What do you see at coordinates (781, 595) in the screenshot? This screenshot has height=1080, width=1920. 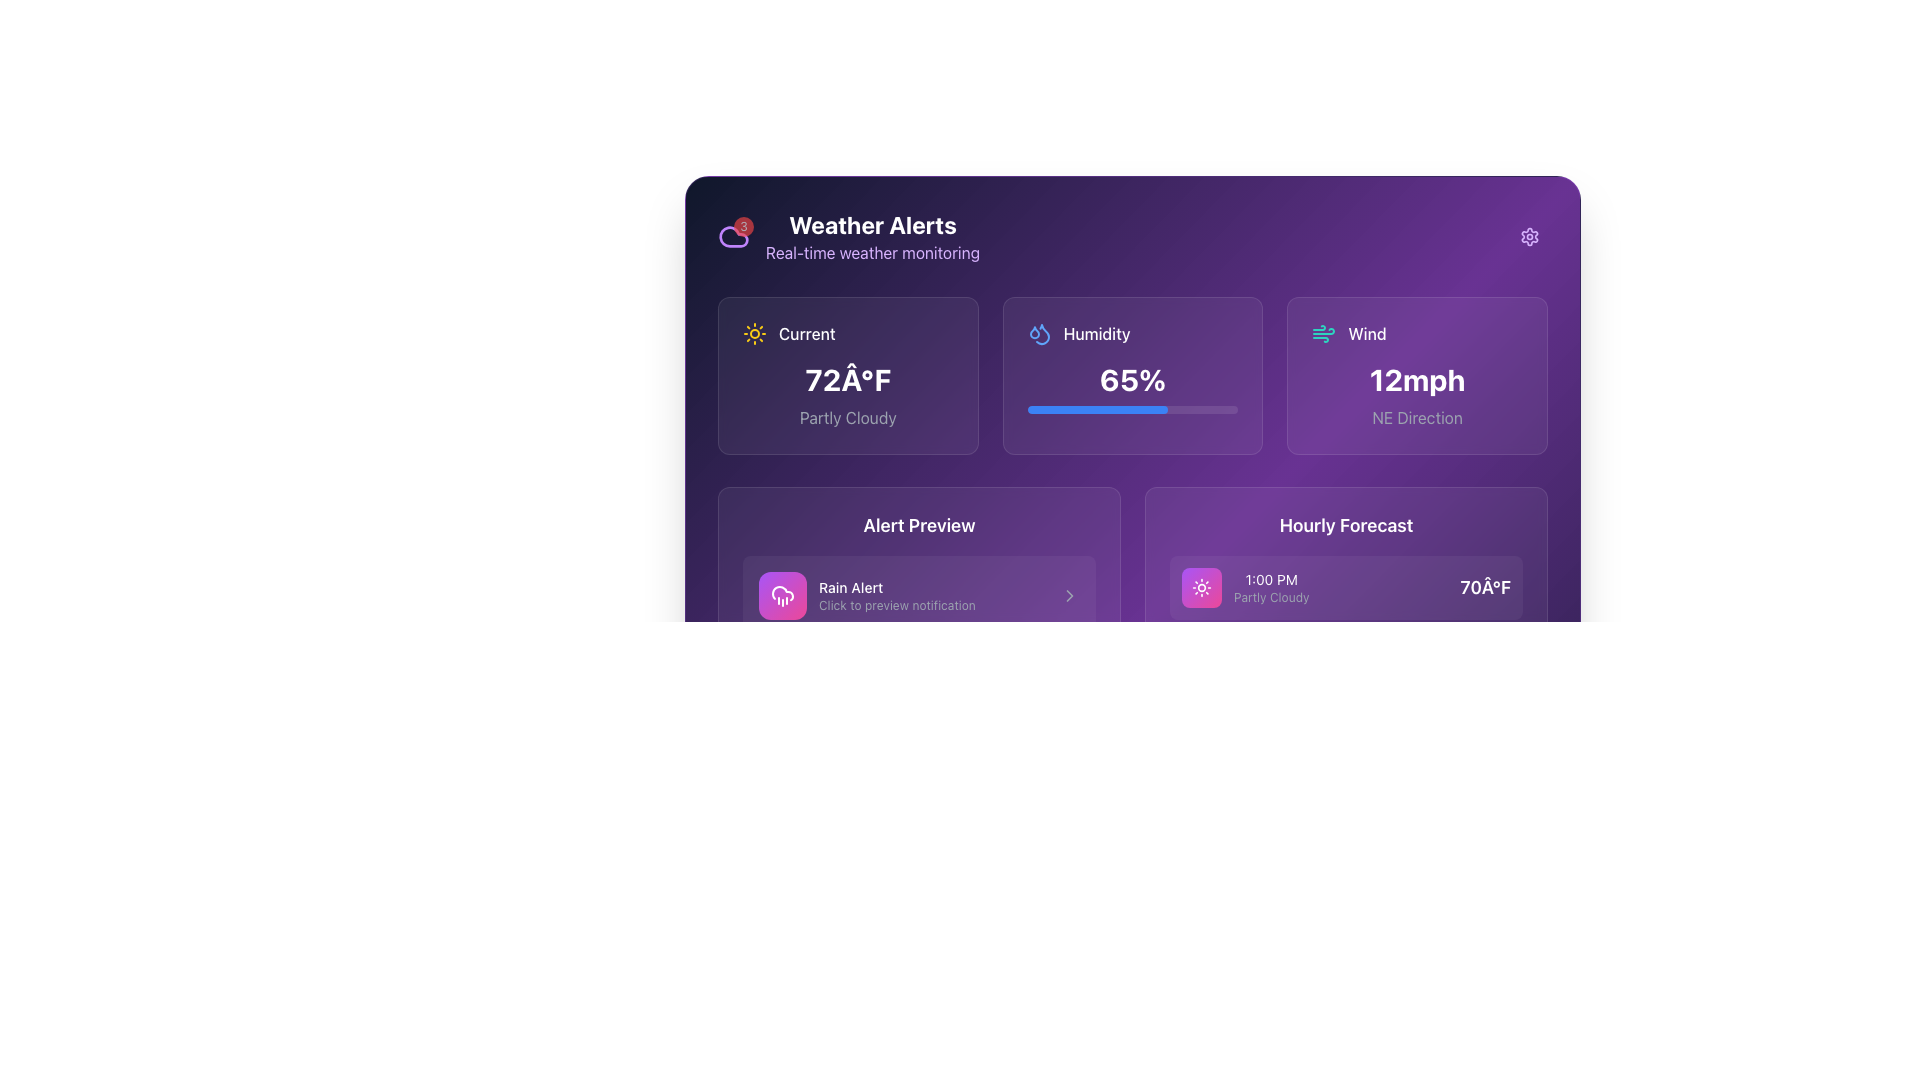 I see `the square-shaped icon button with a gradient background transitioning from purple to pink, featuring a white cloud with rain icon, located in the 'Alert Preview' section` at bounding box center [781, 595].